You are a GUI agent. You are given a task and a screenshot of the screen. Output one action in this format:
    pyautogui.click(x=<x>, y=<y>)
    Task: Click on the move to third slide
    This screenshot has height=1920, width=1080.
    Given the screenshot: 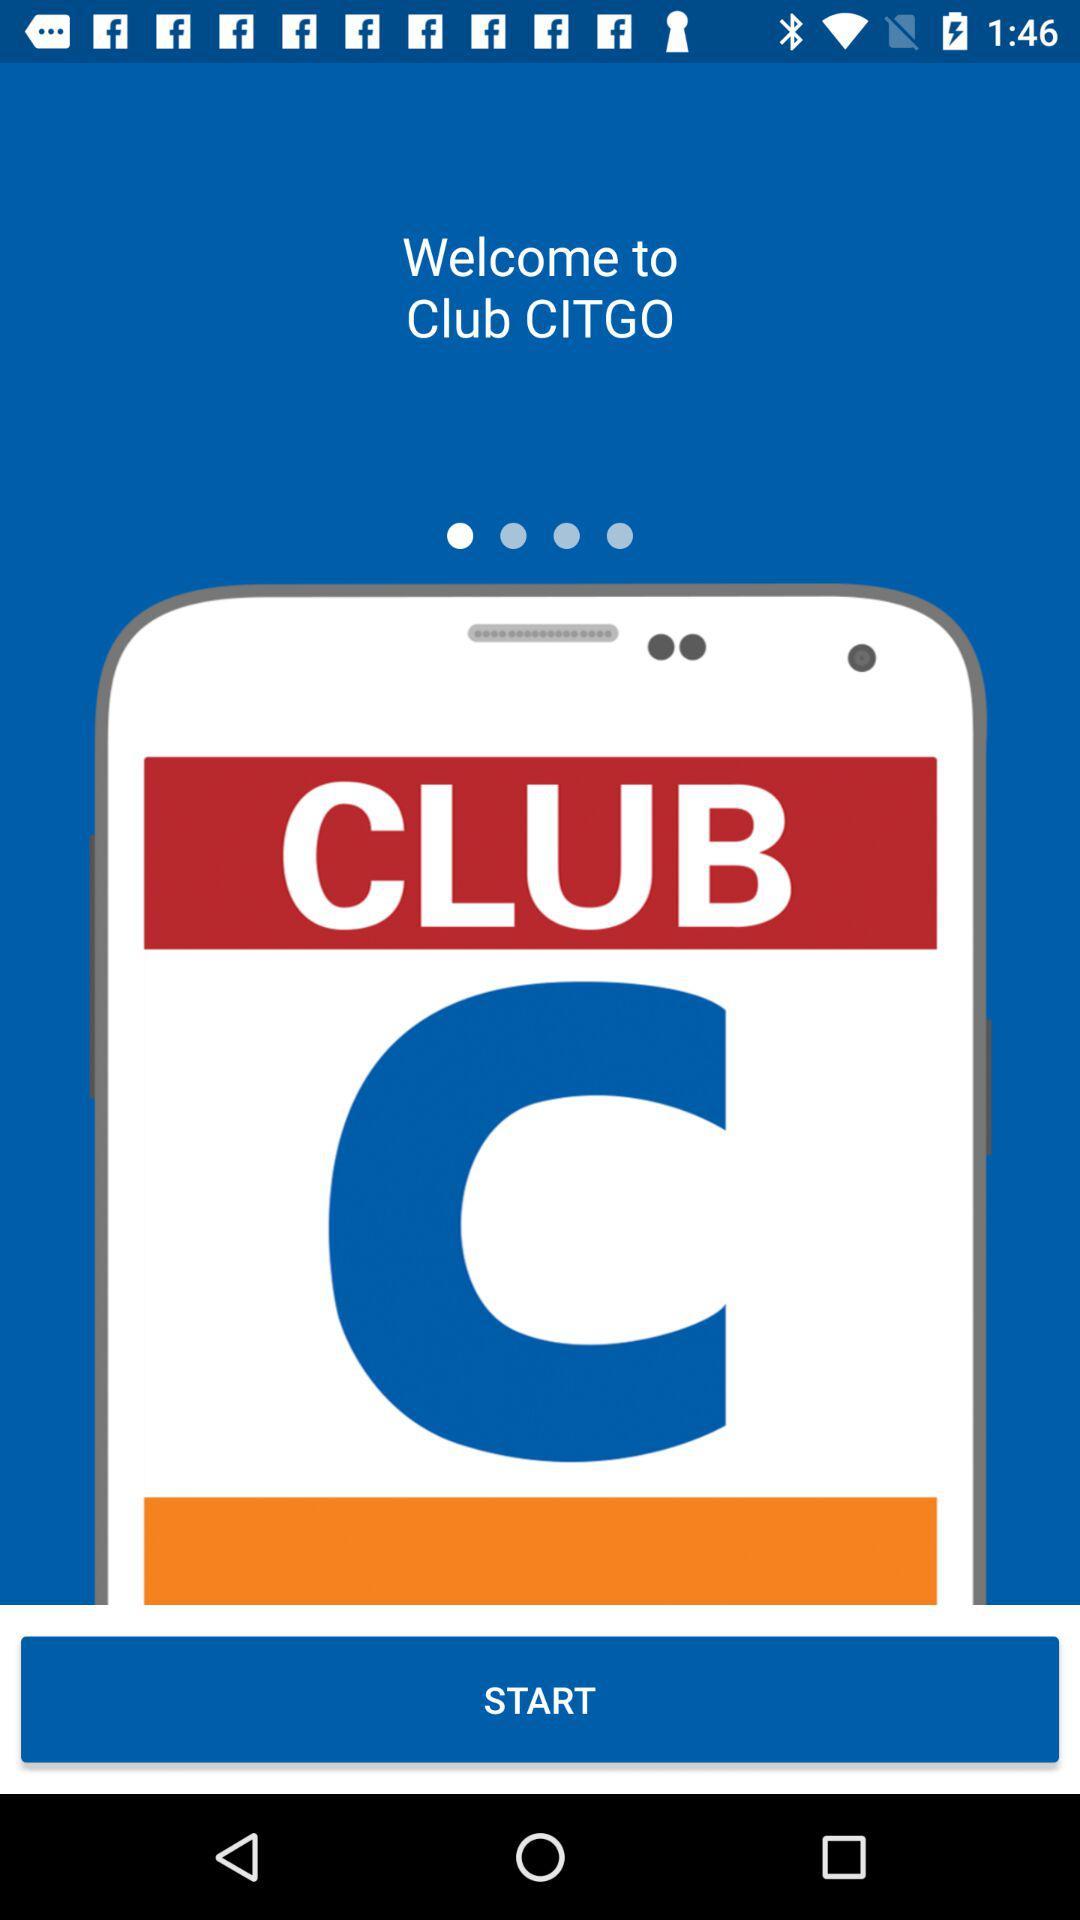 What is the action you would take?
    pyautogui.click(x=566, y=535)
    